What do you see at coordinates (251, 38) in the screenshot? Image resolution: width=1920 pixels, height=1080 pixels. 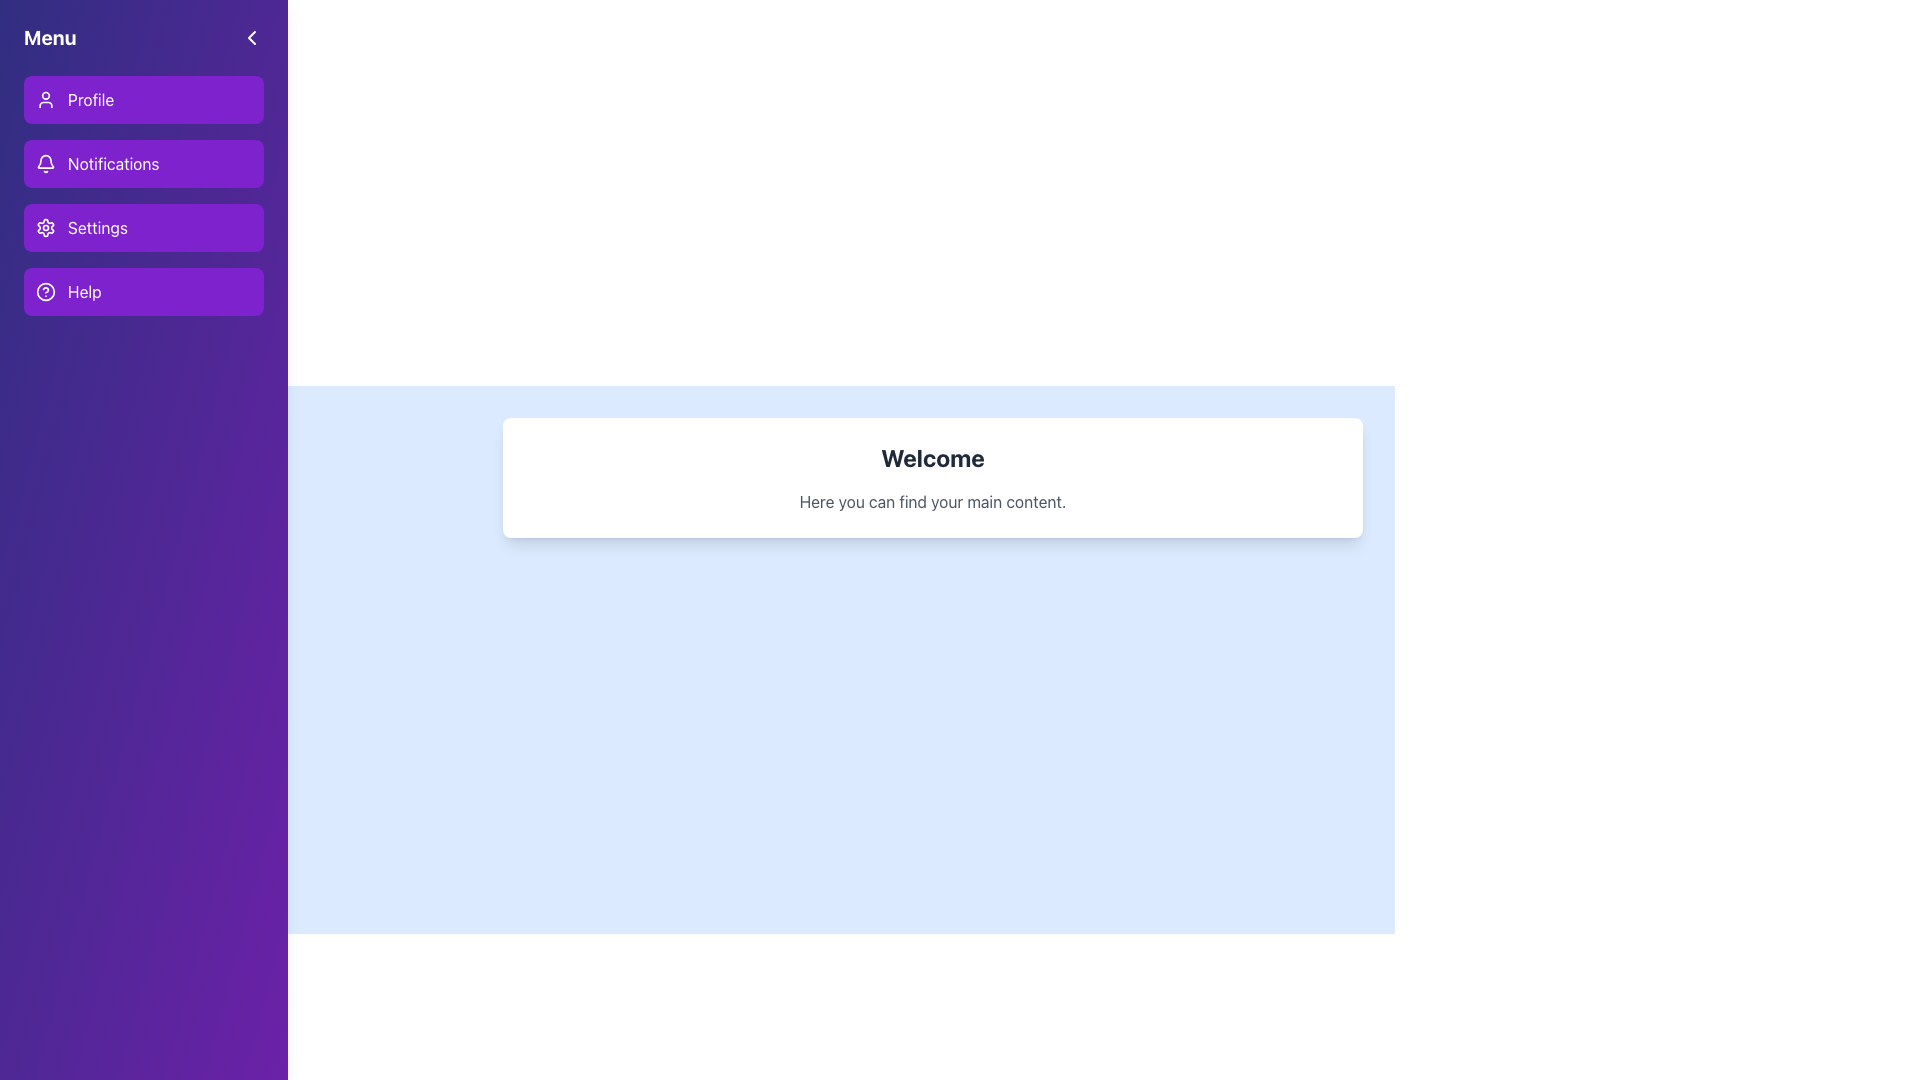 I see `the leftward-facing chevron icon in the purple vertical menu bar, which serves as a navigation button at the top of the menu` at bounding box center [251, 38].